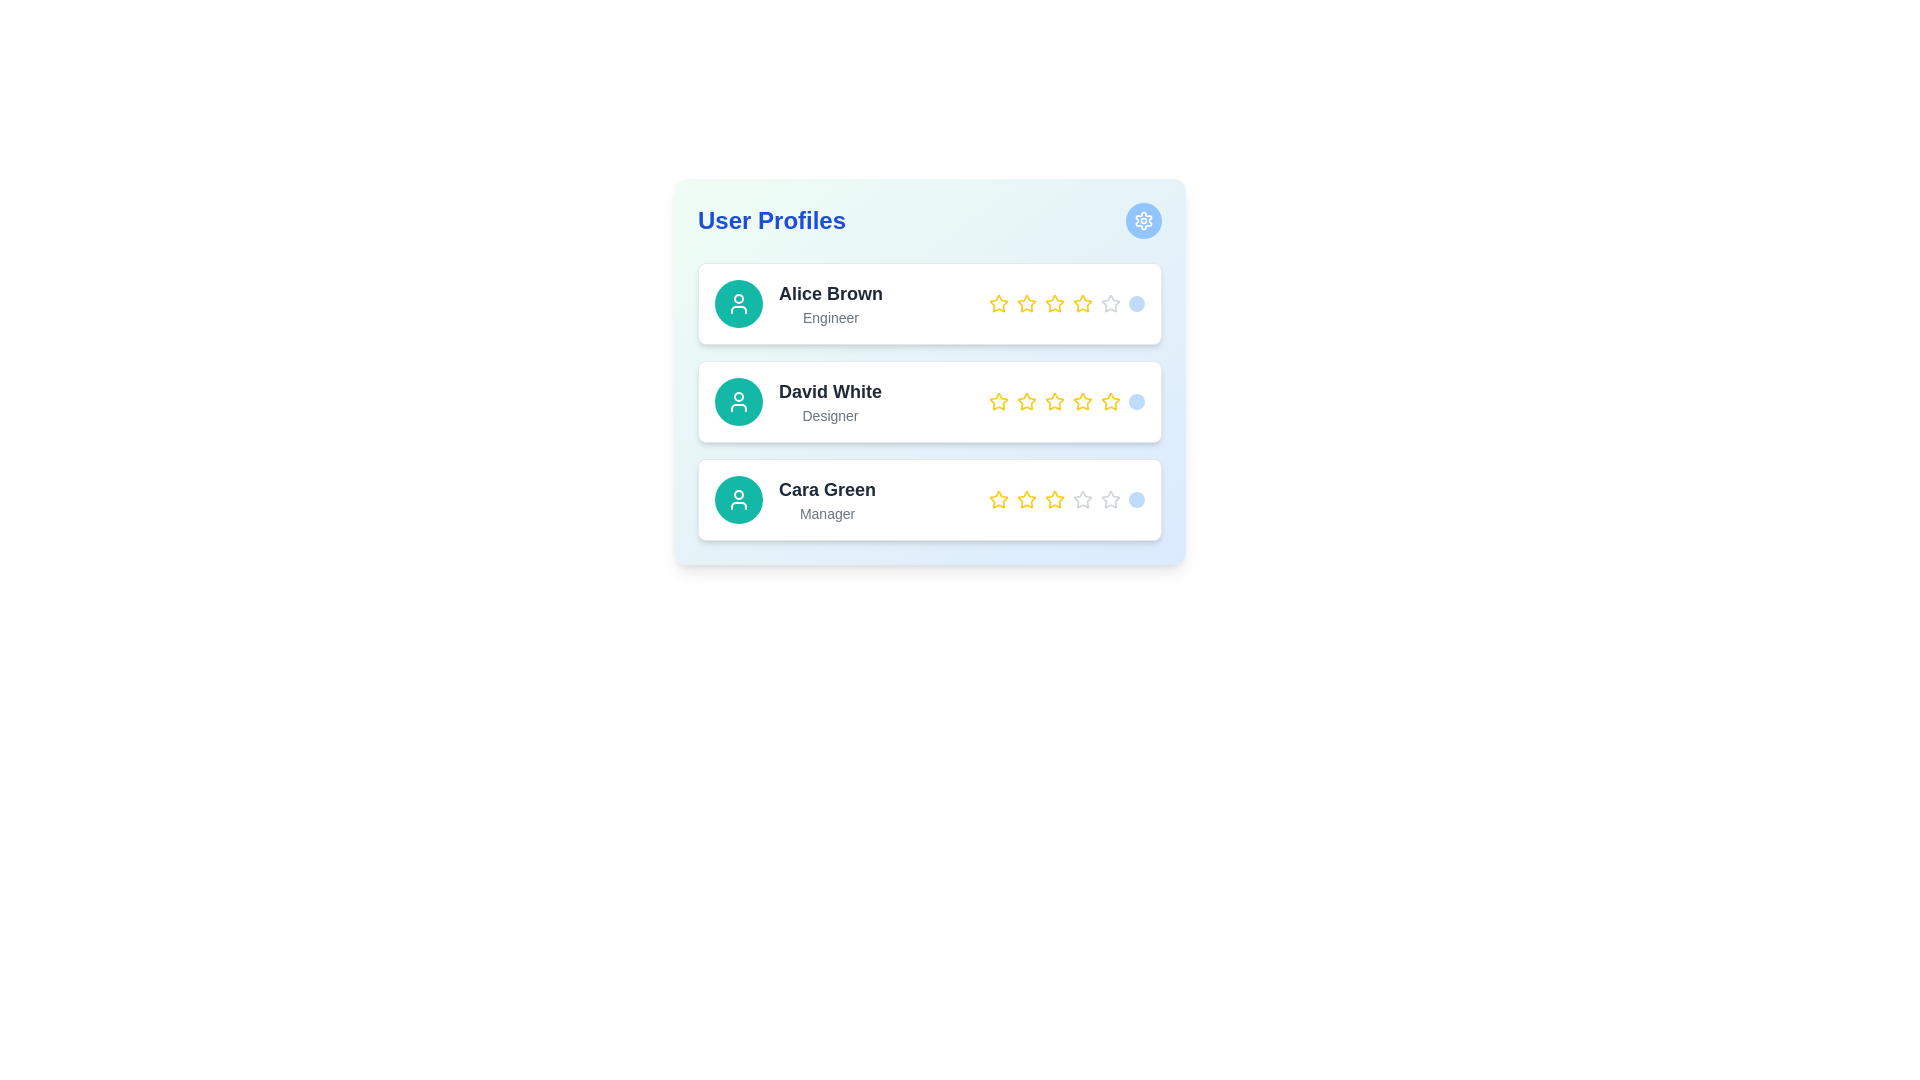 The image size is (1920, 1080). Describe the element at coordinates (738, 499) in the screenshot. I see `the user profile icon representing 'David White', which is a decorative element in the left section of a horizontal list item` at that location.